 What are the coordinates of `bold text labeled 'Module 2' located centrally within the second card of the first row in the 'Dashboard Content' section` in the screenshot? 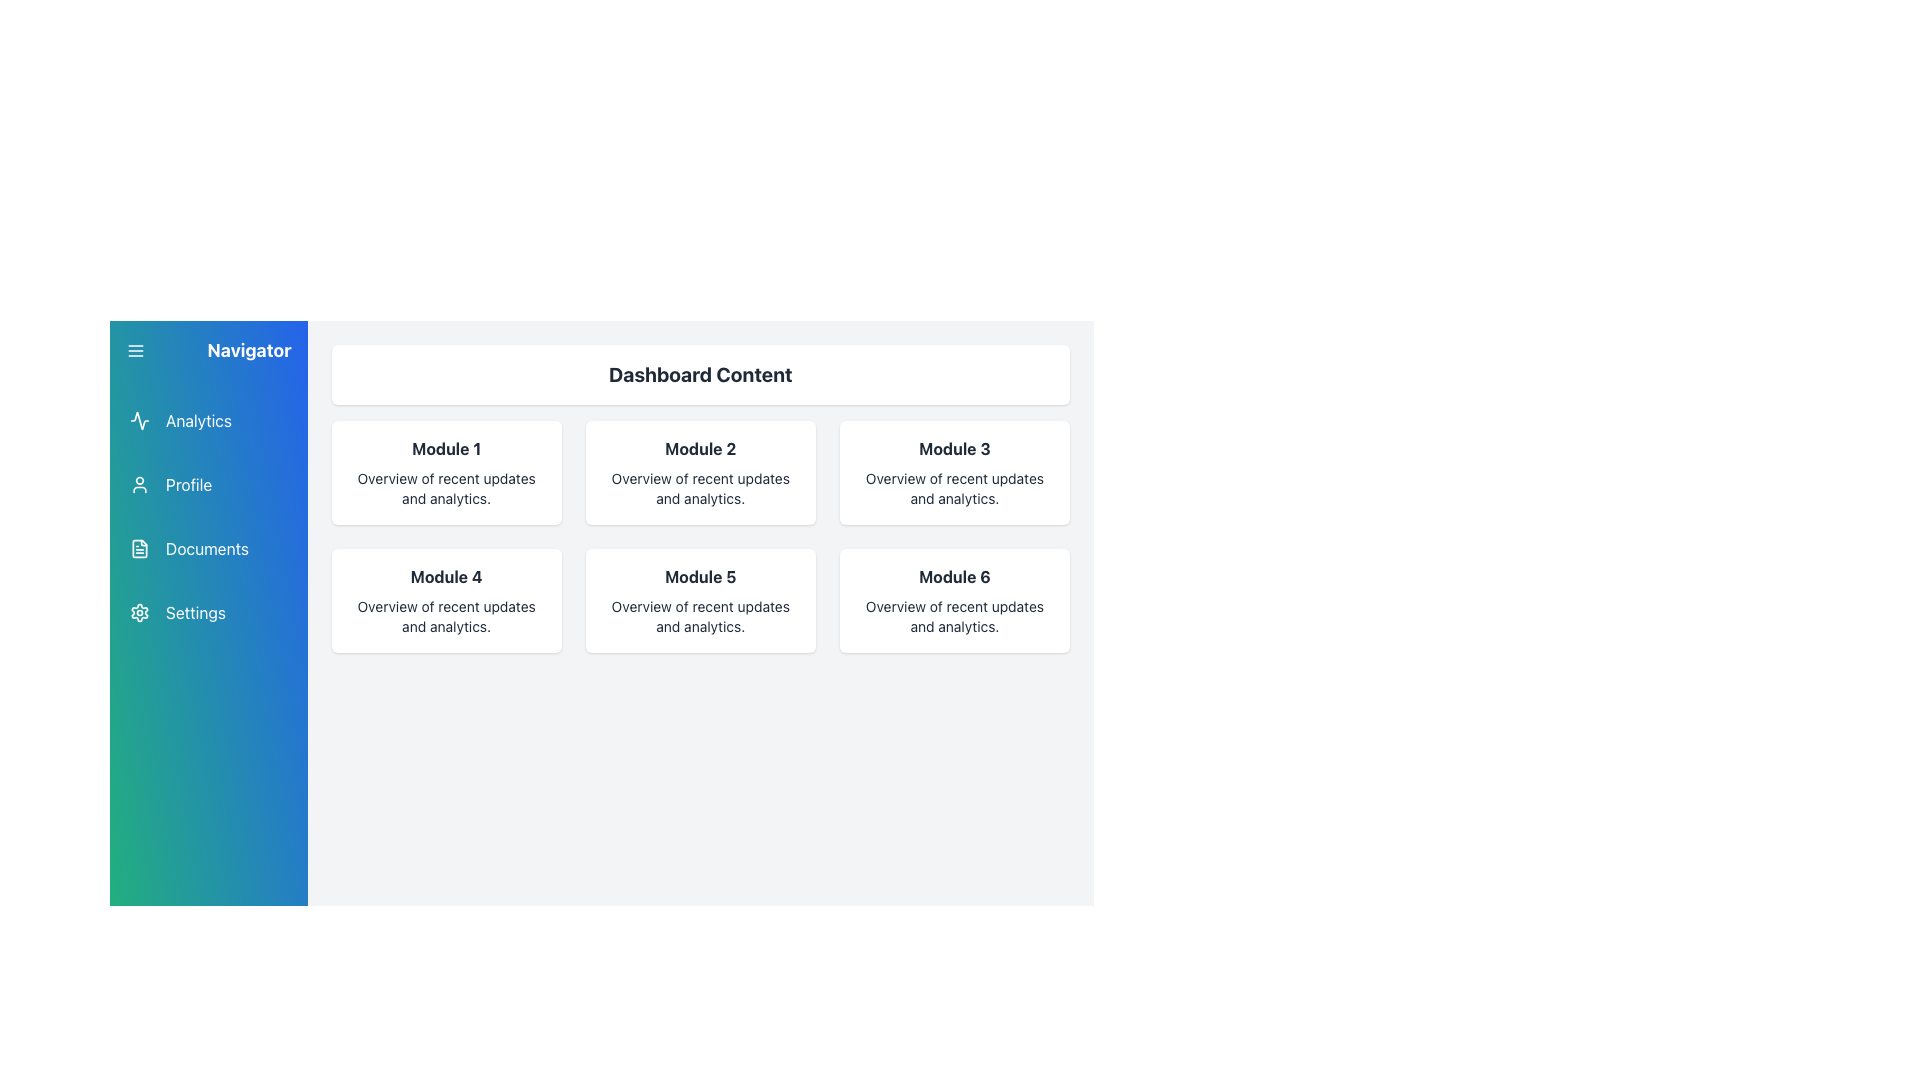 It's located at (700, 447).